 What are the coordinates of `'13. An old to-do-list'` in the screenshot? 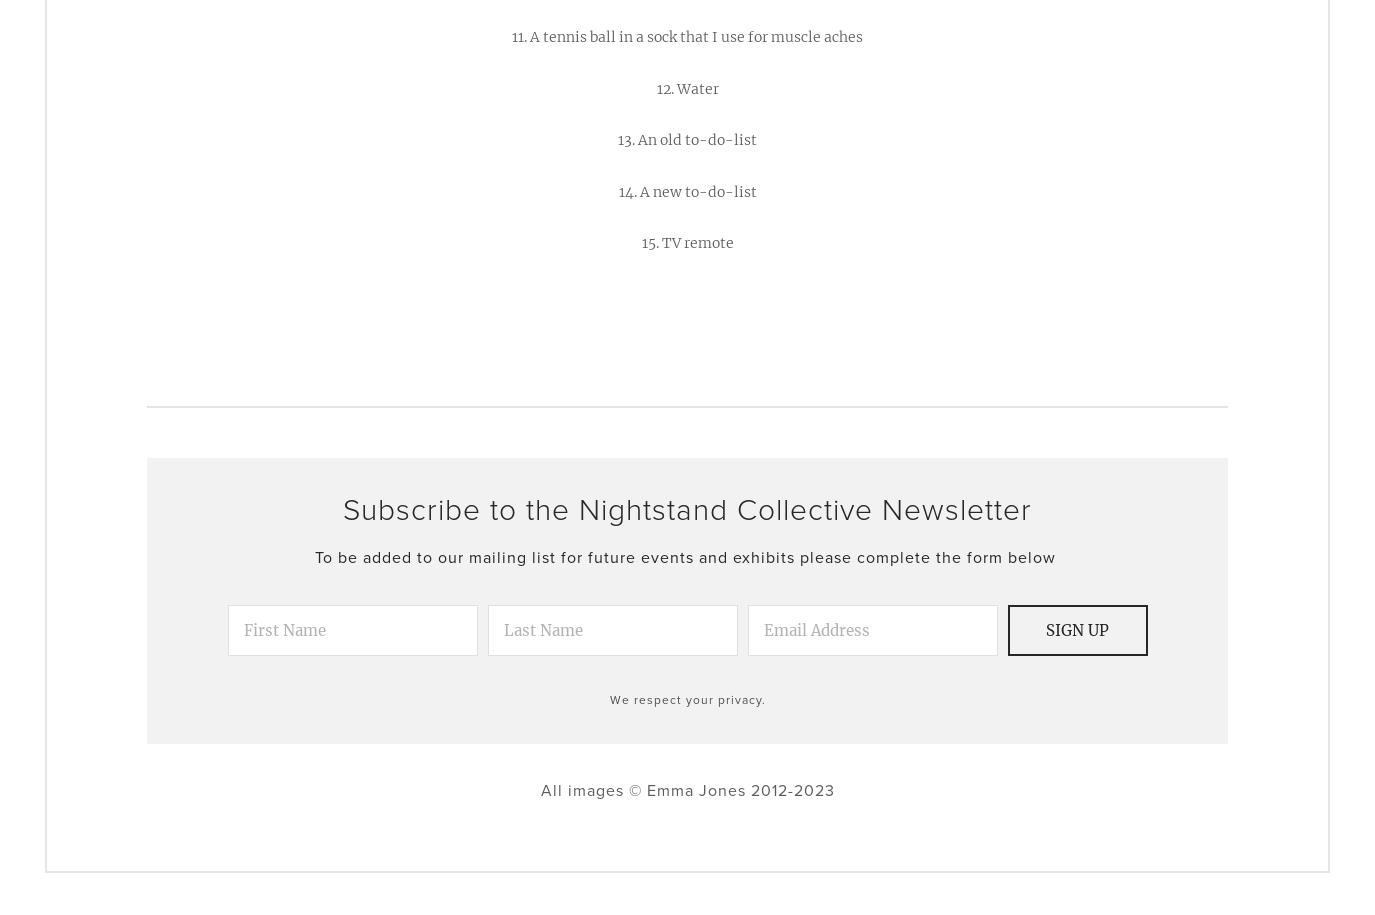 It's located at (617, 139).